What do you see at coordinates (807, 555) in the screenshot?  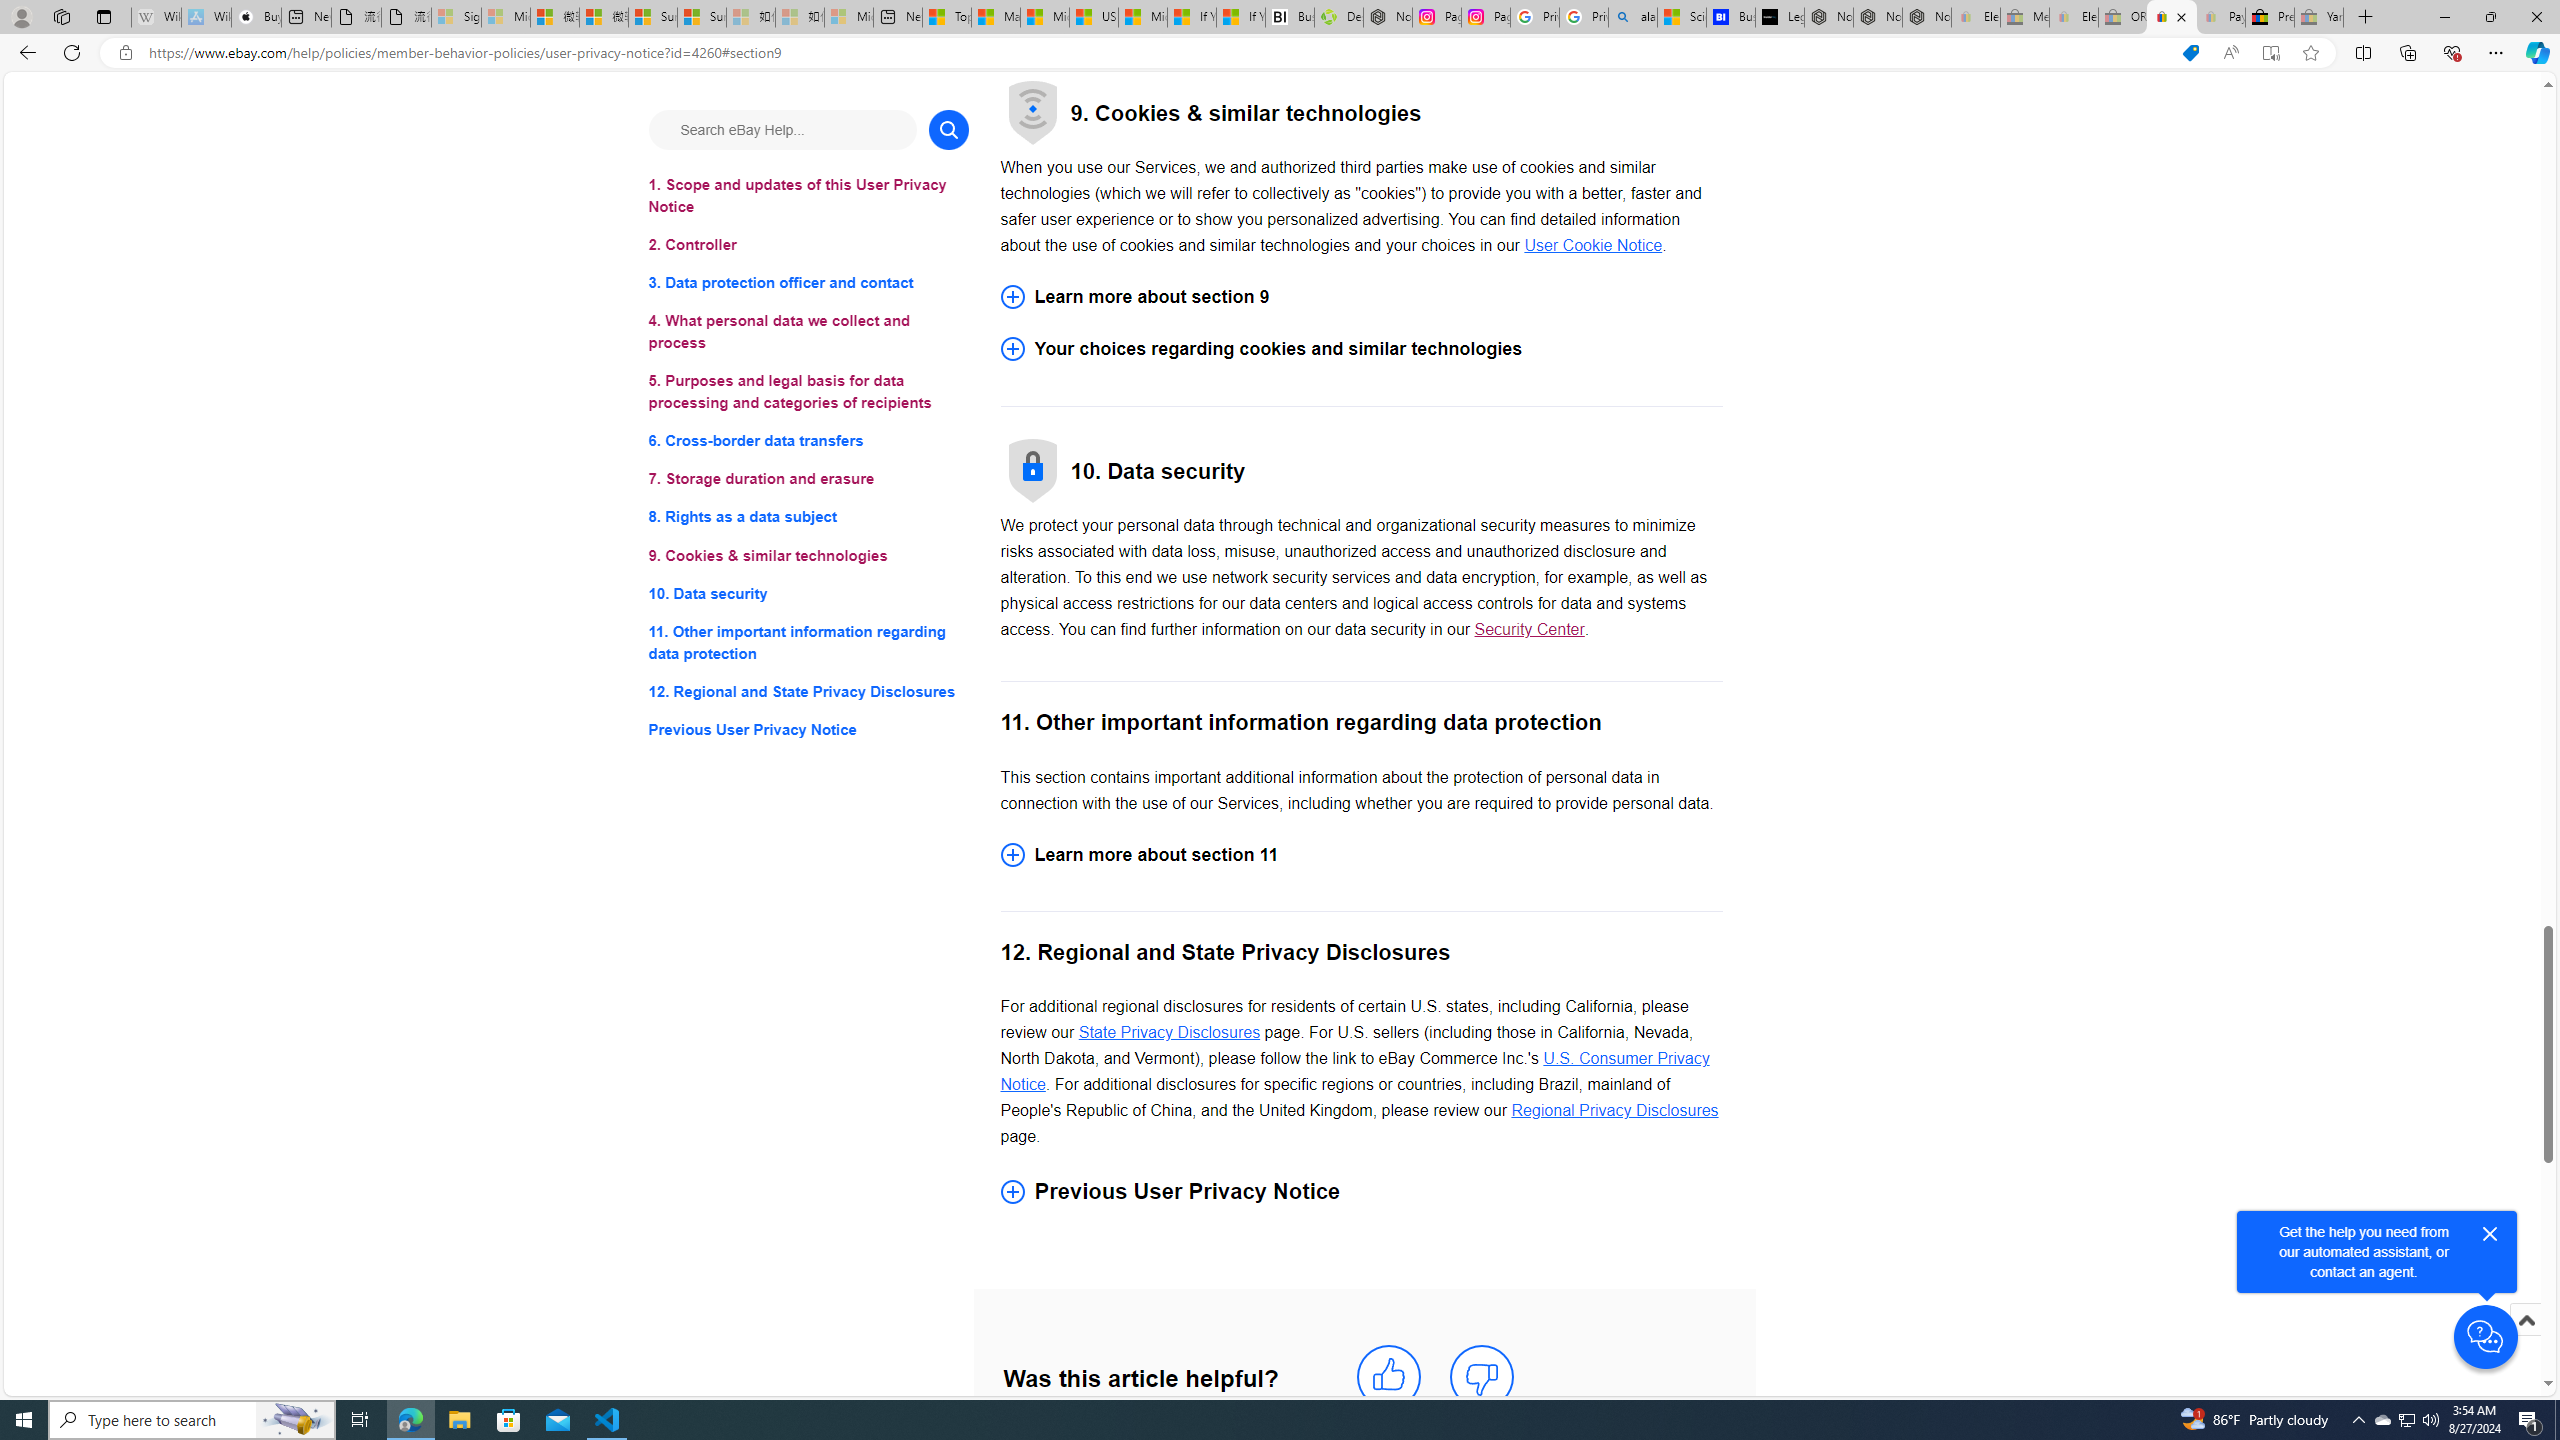 I see `'9. Cookies & similar technologies'` at bounding box center [807, 555].